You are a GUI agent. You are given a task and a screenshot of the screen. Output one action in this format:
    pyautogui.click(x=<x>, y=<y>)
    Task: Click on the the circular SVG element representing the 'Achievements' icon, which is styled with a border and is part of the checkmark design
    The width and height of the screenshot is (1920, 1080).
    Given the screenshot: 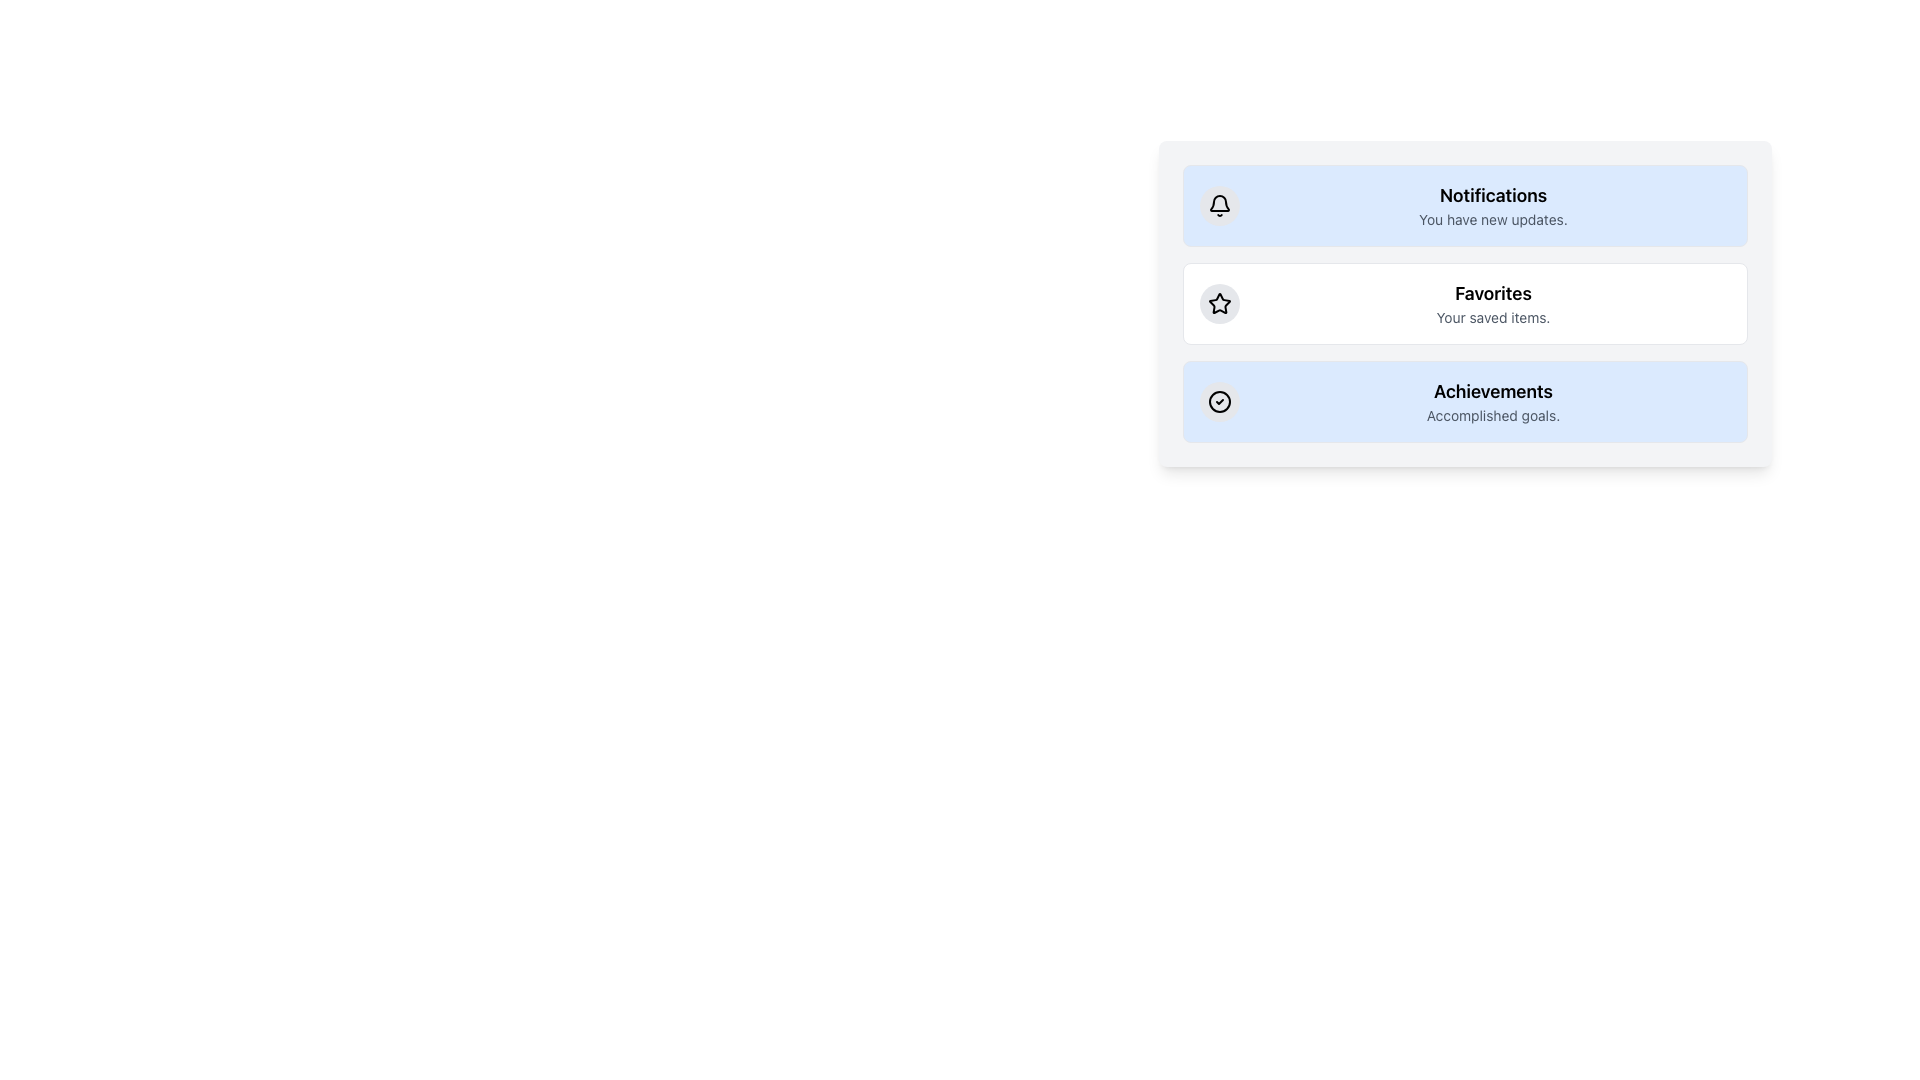 What is the action you would take?
    pyautogui.click(x=1218, y=401)
    